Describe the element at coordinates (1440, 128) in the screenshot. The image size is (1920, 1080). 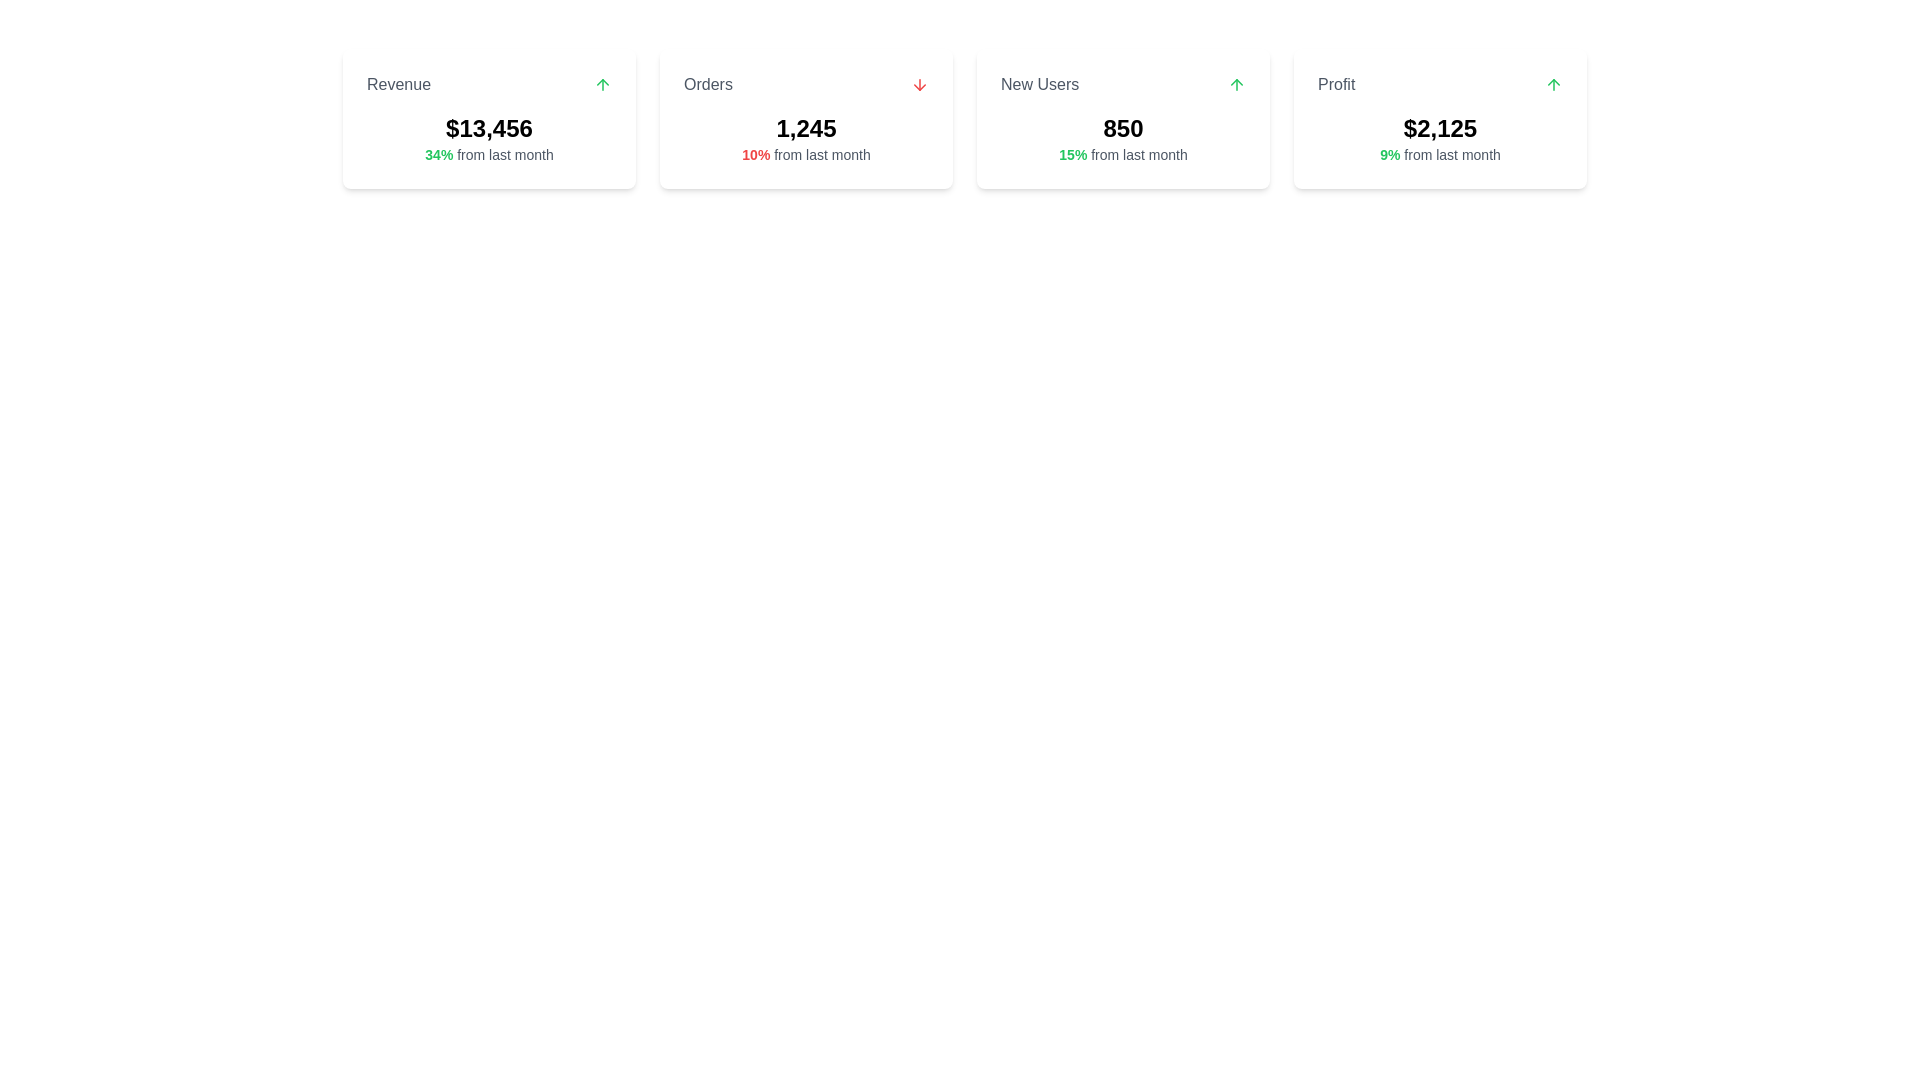
I see `text displayed in the large, bold font showing the financial metric '$2,125' within the 'Profit' card` at that location.